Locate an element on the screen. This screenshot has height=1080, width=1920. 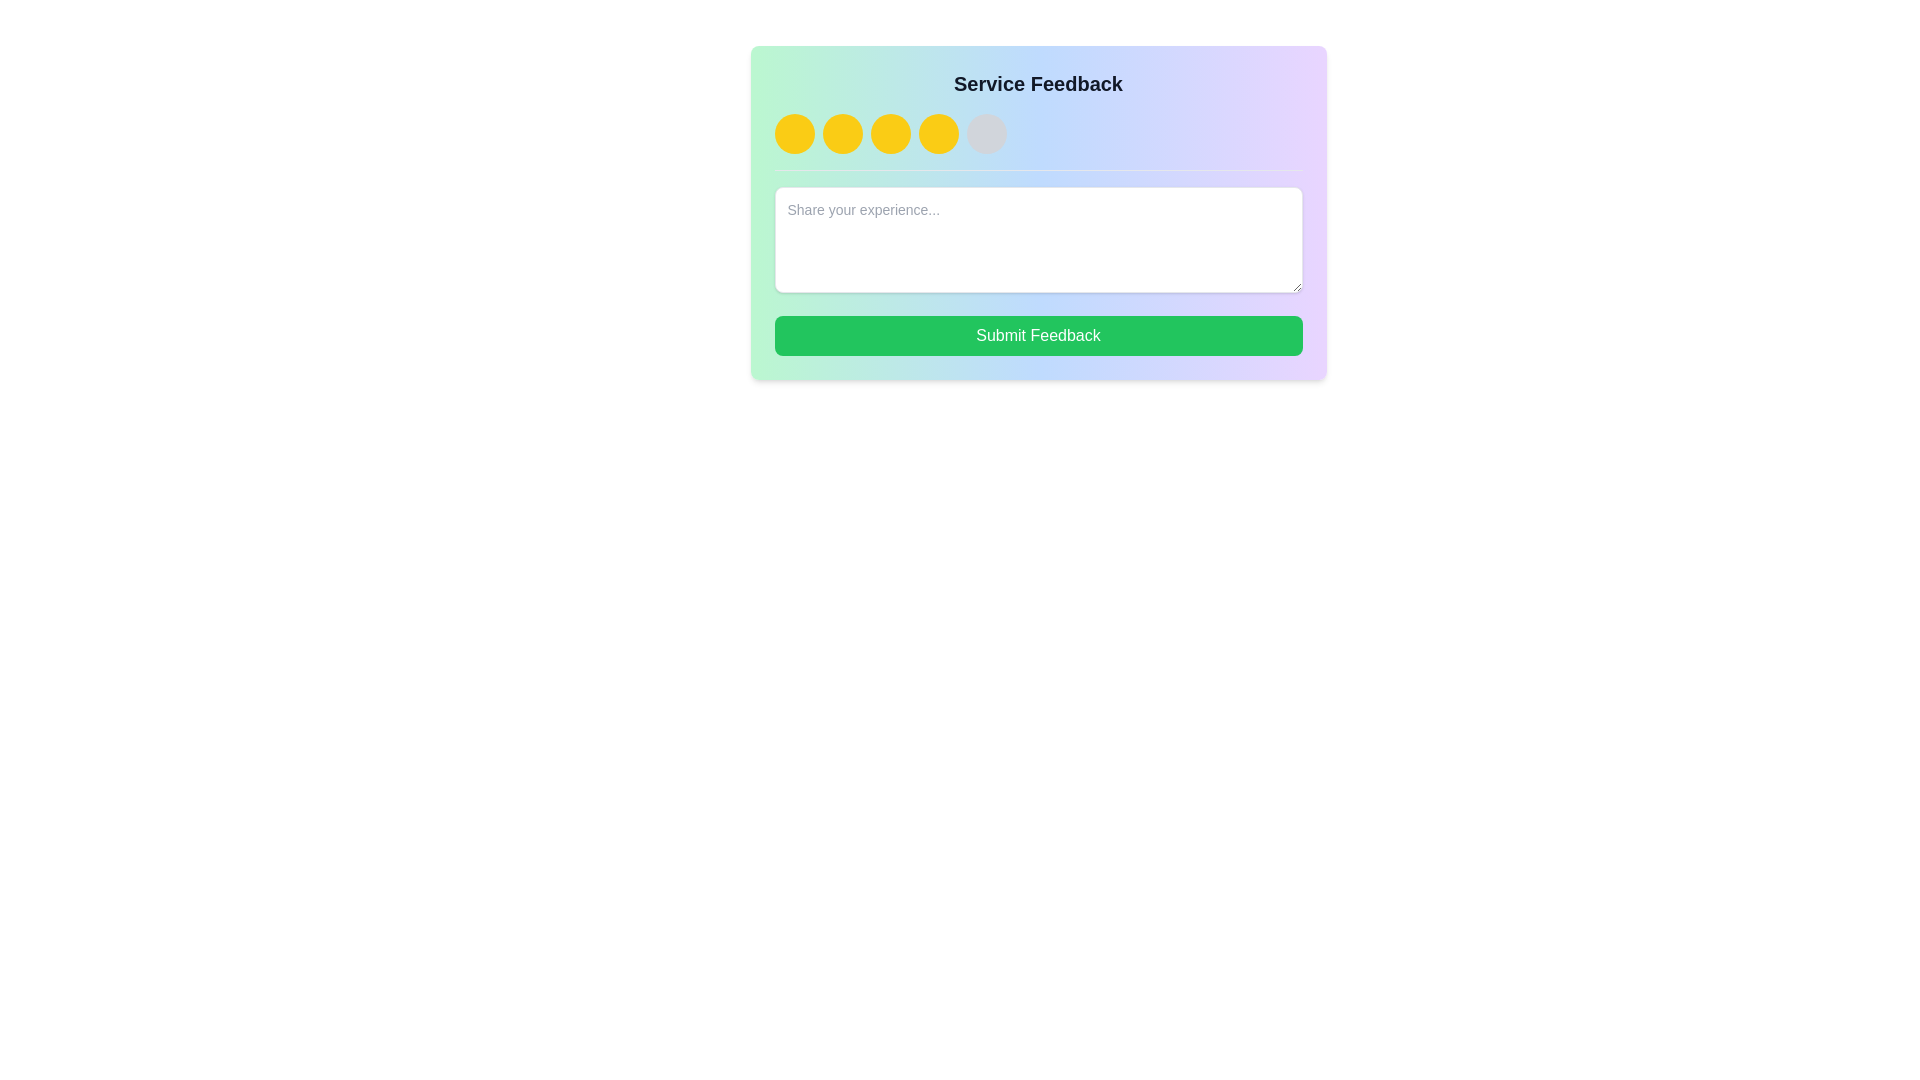
across the circular rating icons is located at coordinates (1038, 141).